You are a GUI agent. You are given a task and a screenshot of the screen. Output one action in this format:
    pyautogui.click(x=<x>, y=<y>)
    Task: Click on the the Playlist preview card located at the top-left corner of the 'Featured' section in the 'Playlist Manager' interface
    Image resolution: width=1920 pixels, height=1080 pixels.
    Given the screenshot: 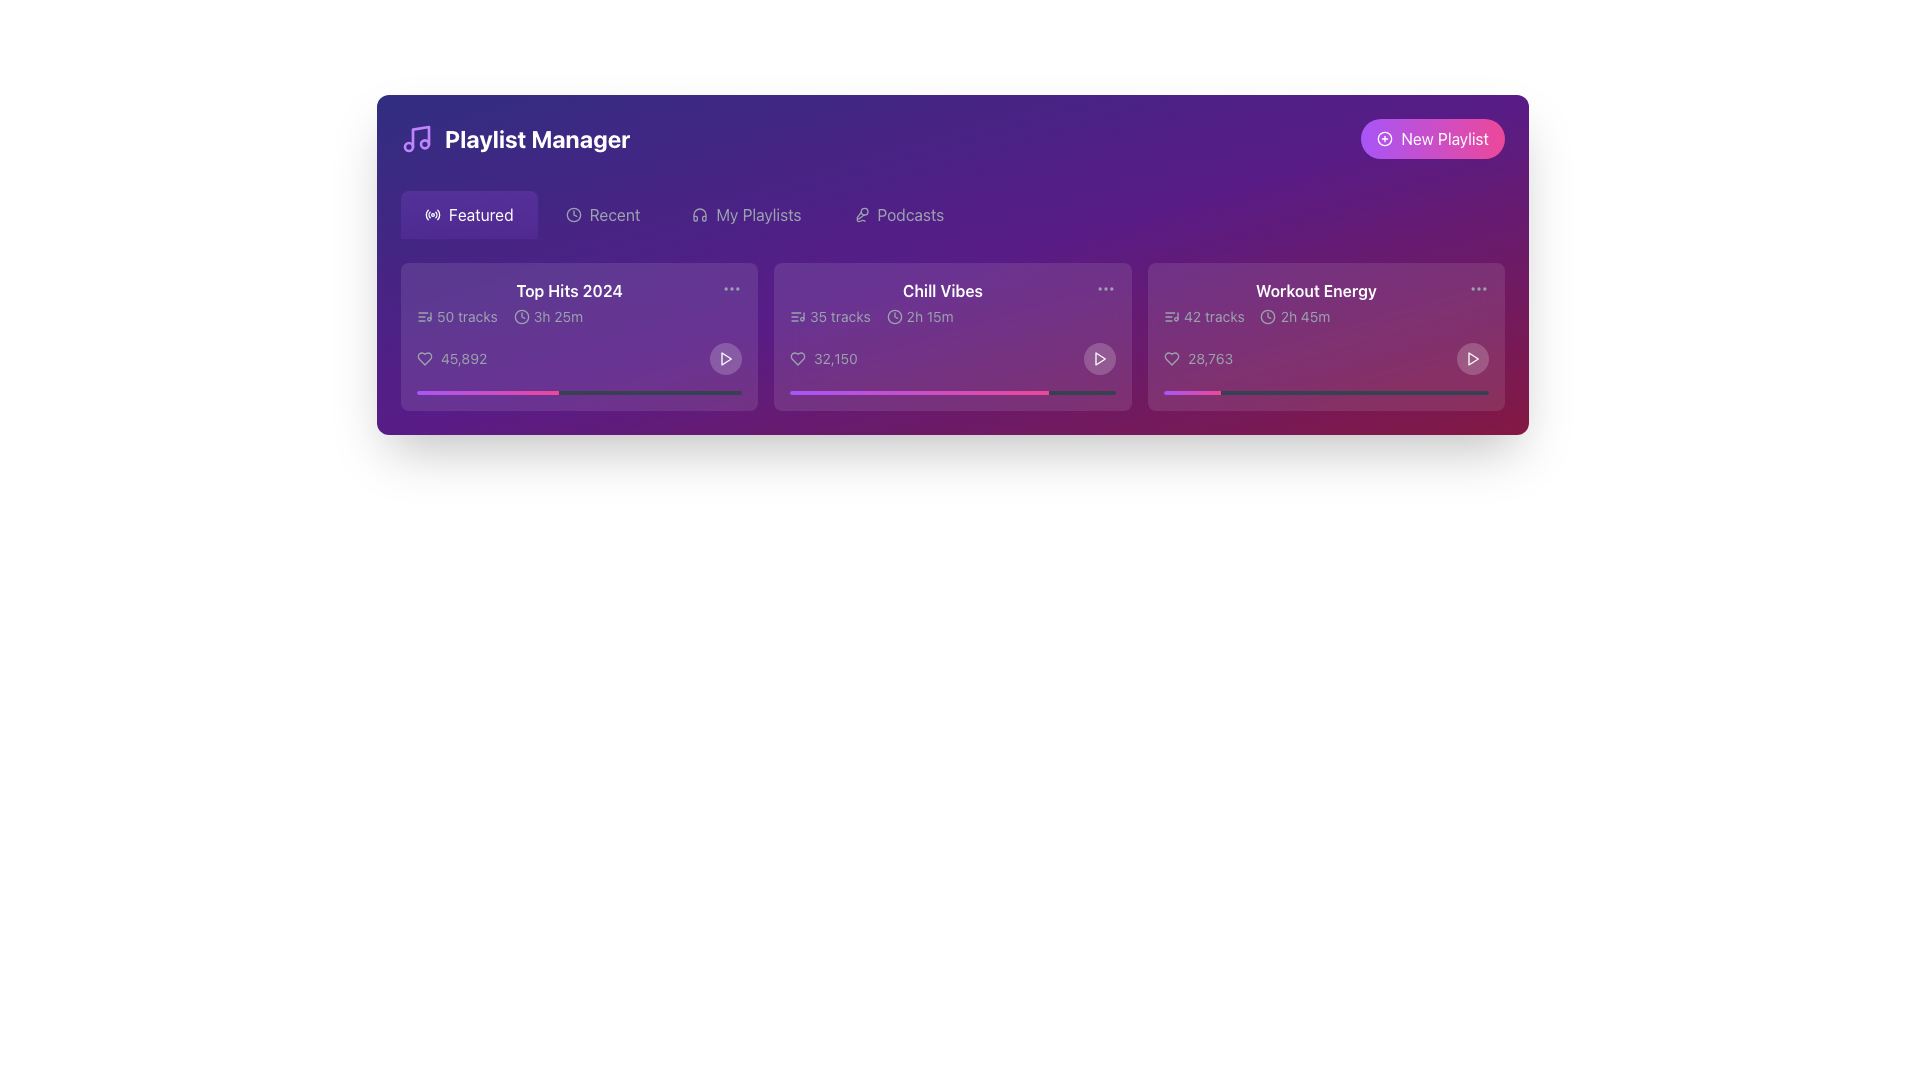 What is the action you would take?
    pyautogui.click(x=568, y=303)
    